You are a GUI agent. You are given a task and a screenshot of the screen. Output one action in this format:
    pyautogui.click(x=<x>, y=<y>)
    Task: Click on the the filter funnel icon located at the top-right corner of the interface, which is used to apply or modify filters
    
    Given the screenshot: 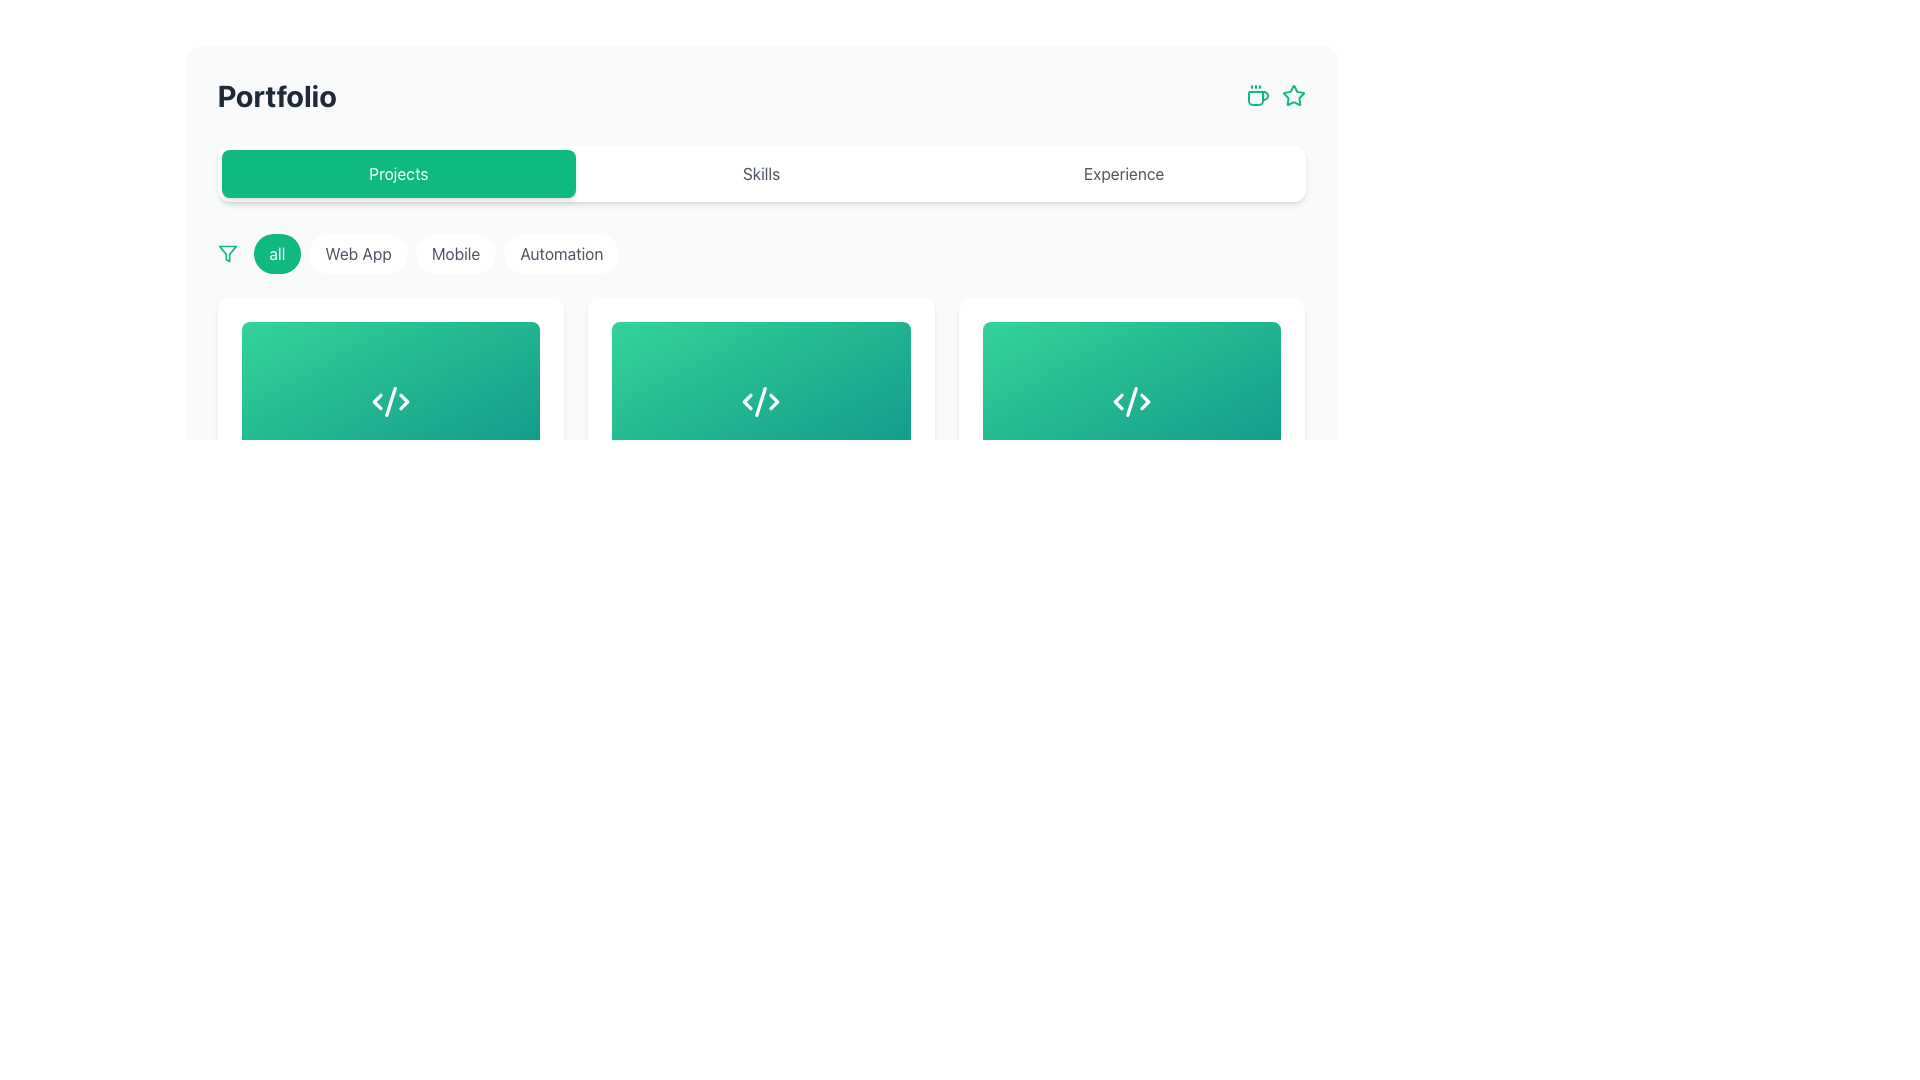 What is the action you would take?
    pyautogui.click(x=227, y=253)
    